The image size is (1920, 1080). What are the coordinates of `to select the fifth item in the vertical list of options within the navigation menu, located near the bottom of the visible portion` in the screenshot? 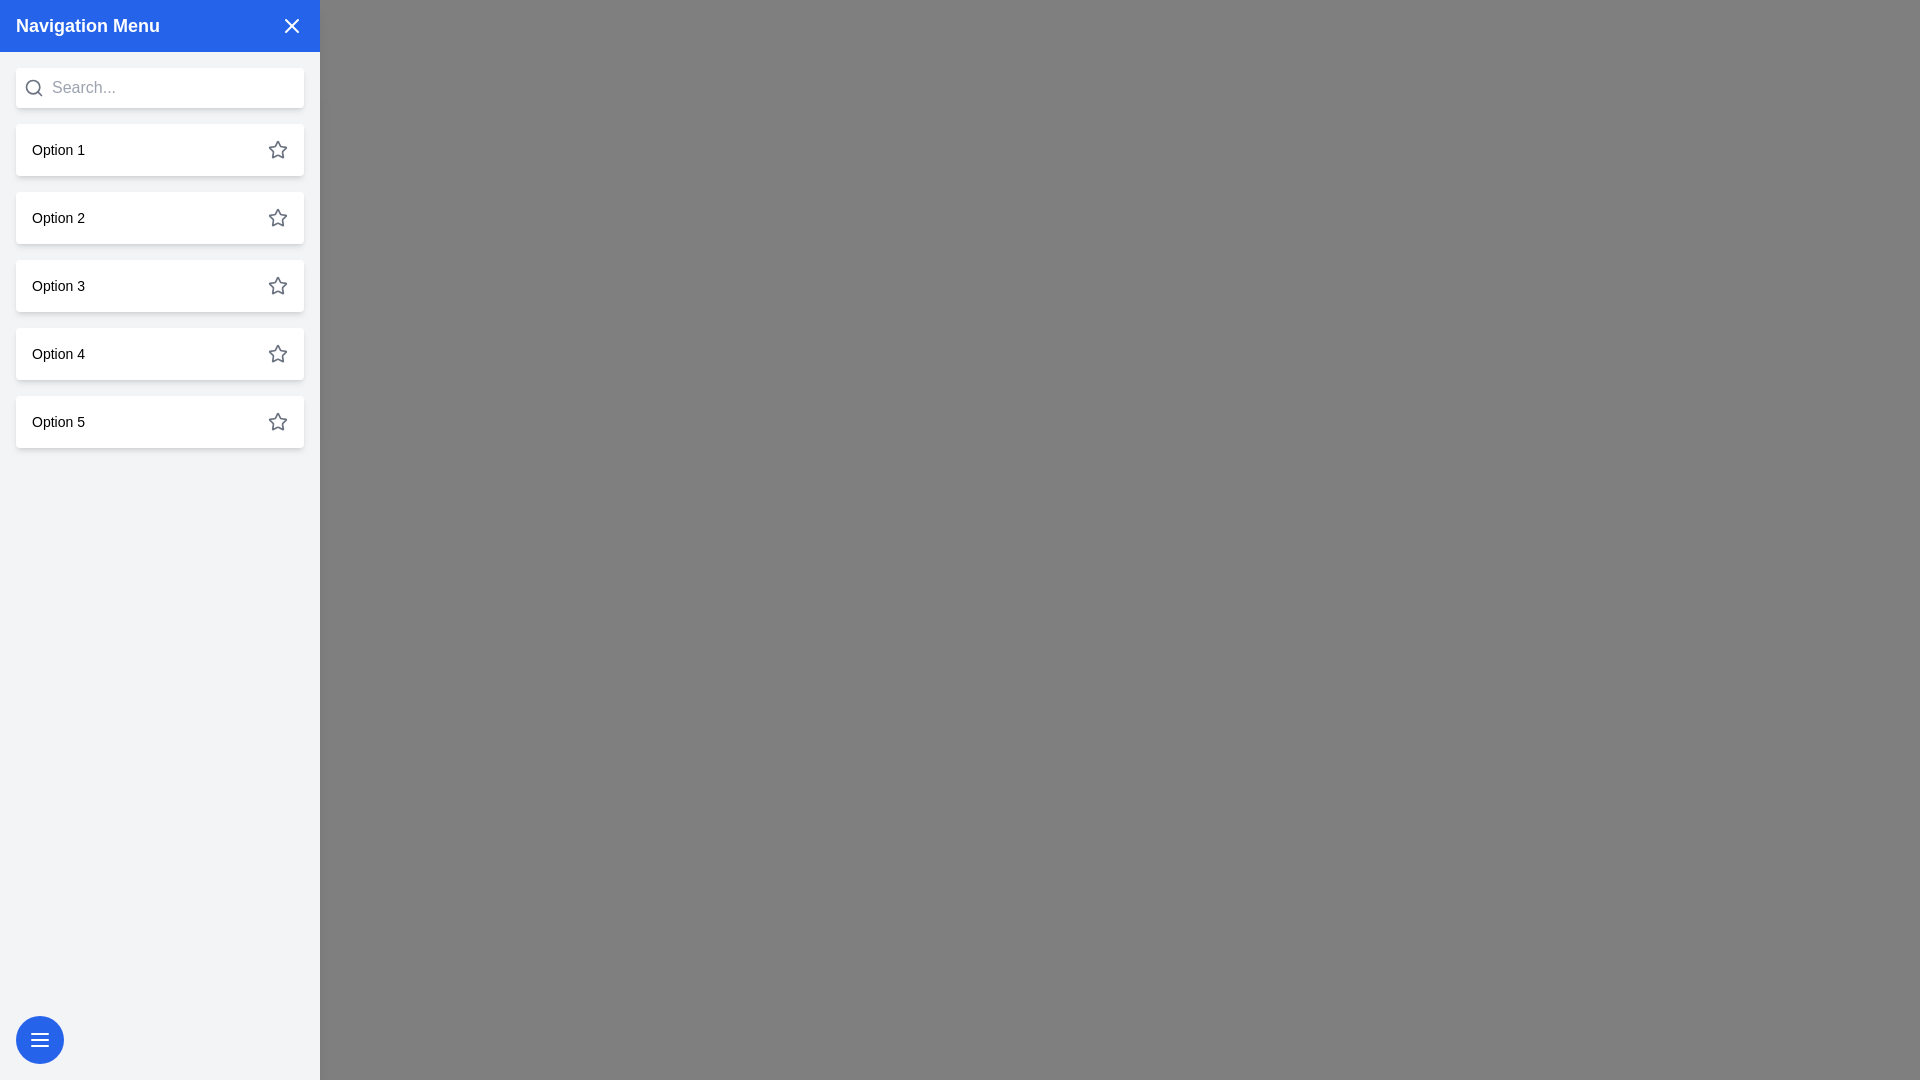 It's located at (158, 420).